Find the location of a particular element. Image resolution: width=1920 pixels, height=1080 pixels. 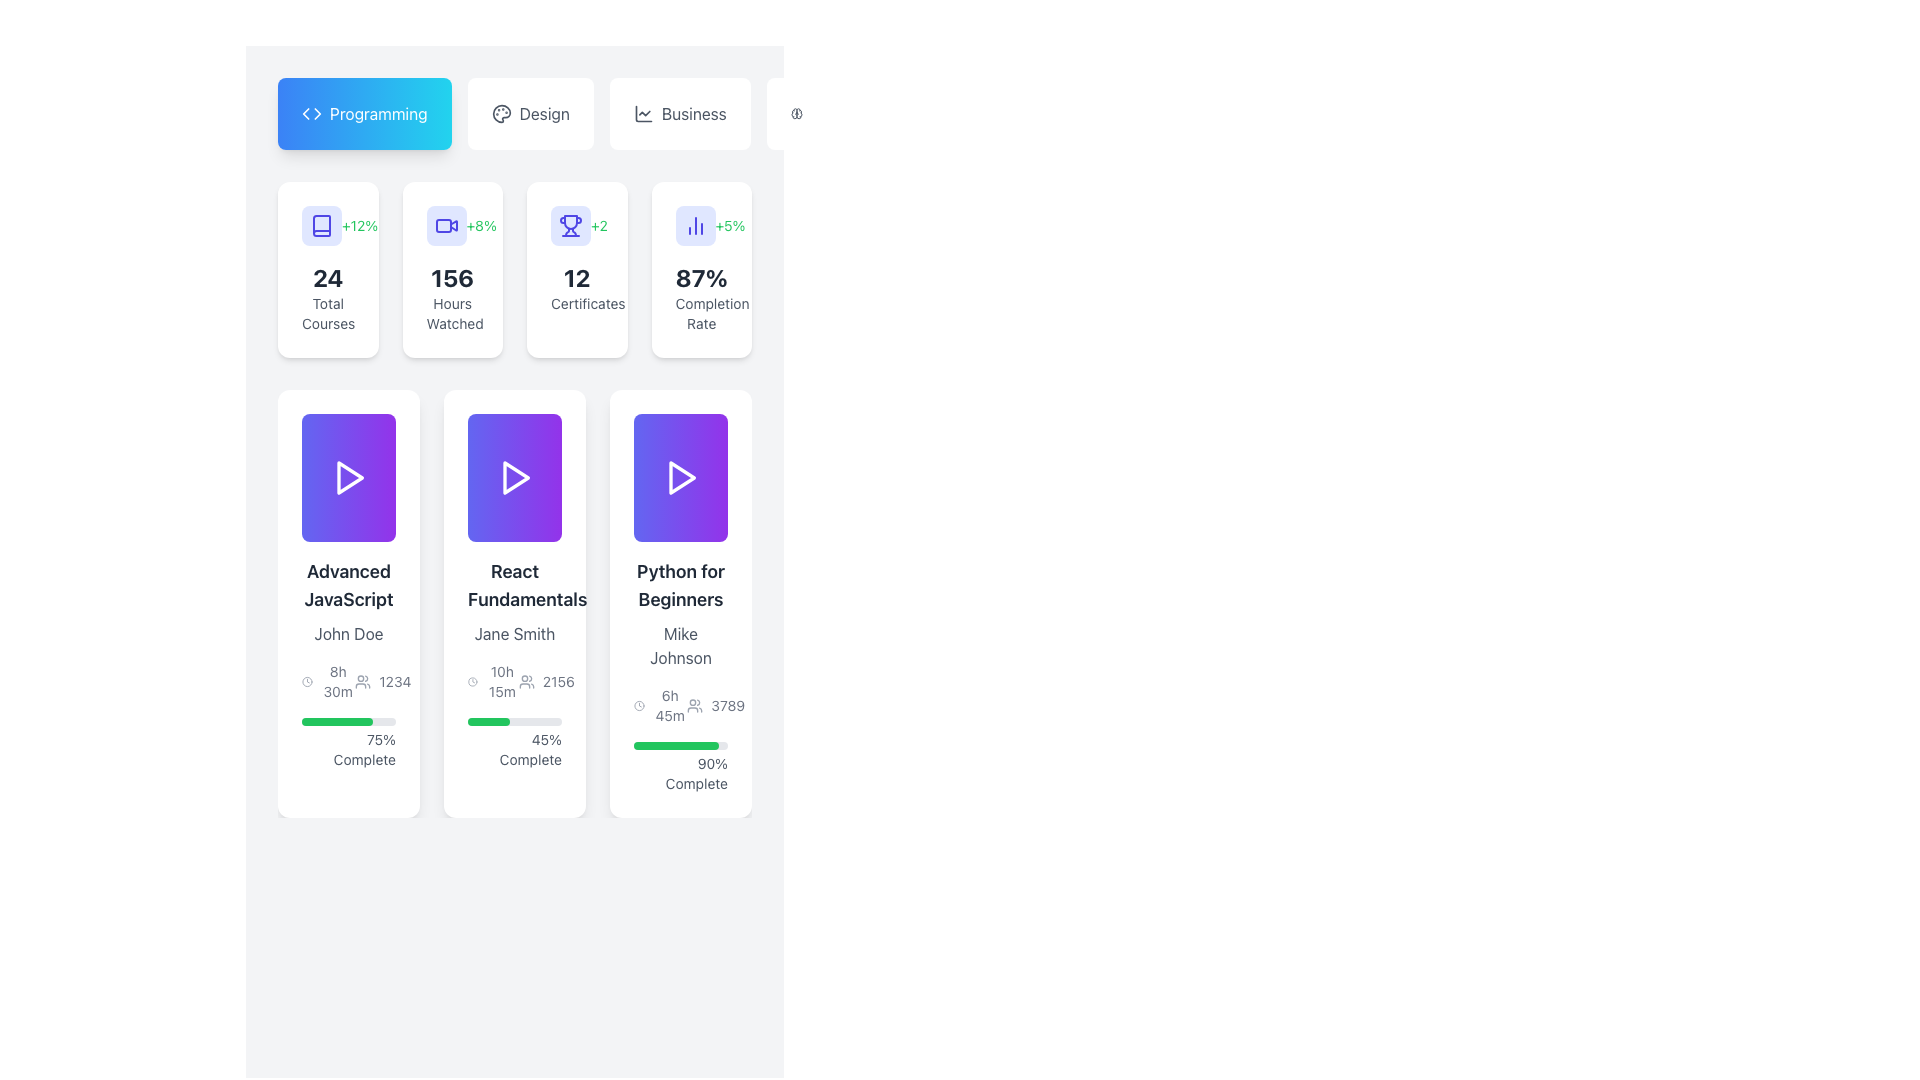

the text label that reads 'Total Courses', which is styled in a smaller gray font and positioned below the numeric value '24' in the first card of a horizontal series is located at coordinates (328, 313).